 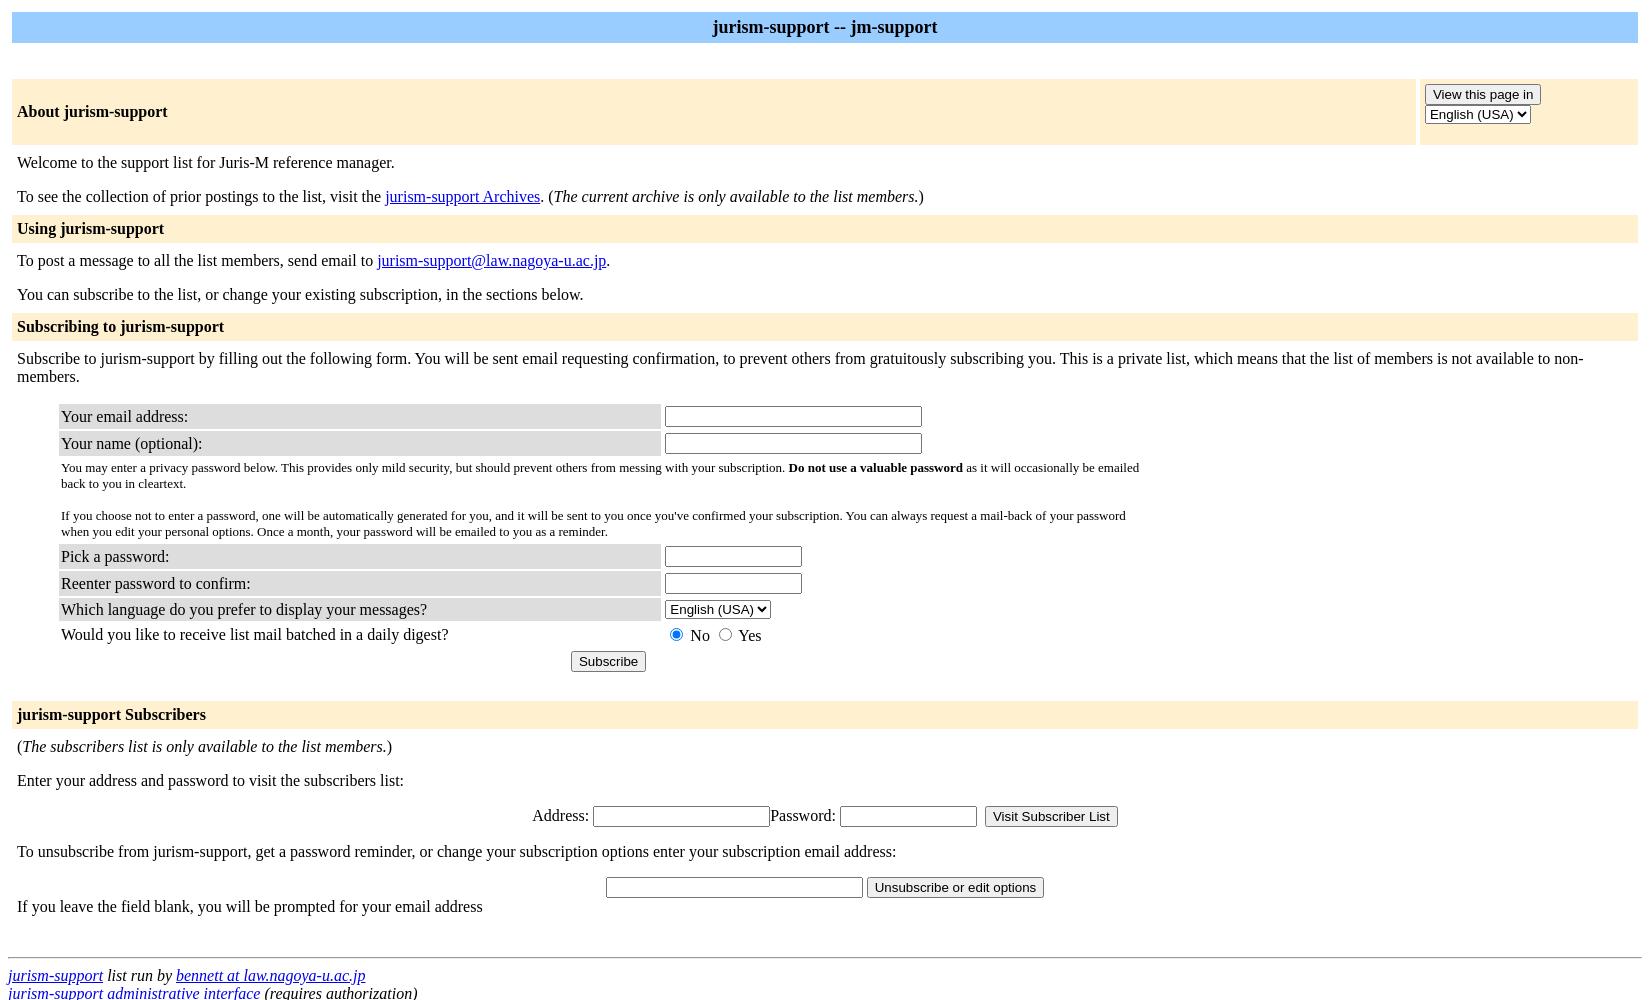 I want to click on 'jurism-support@law.nagoya-u.ac.jp', so click(x=377, y=260).